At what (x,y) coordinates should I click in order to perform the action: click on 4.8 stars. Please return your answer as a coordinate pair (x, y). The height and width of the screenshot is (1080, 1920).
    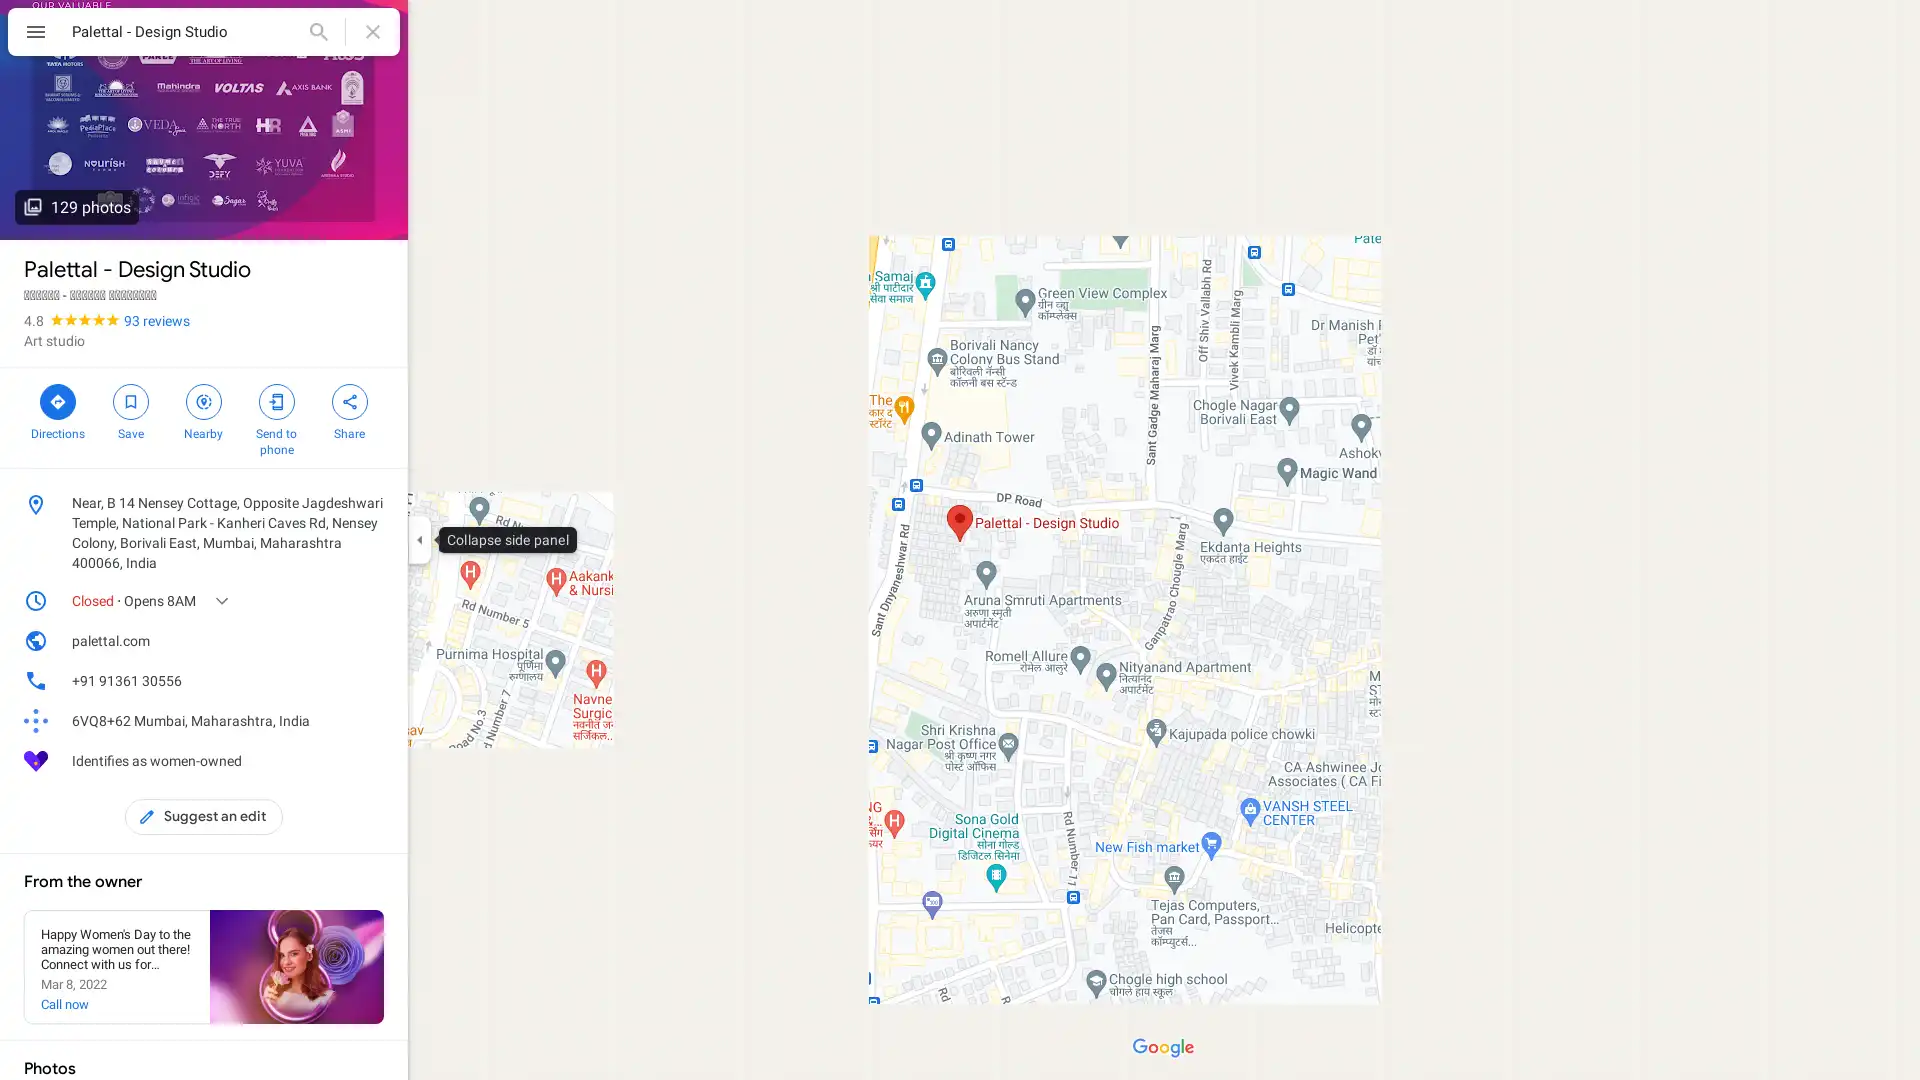
    Looking at the image, I should click on (73, 319).